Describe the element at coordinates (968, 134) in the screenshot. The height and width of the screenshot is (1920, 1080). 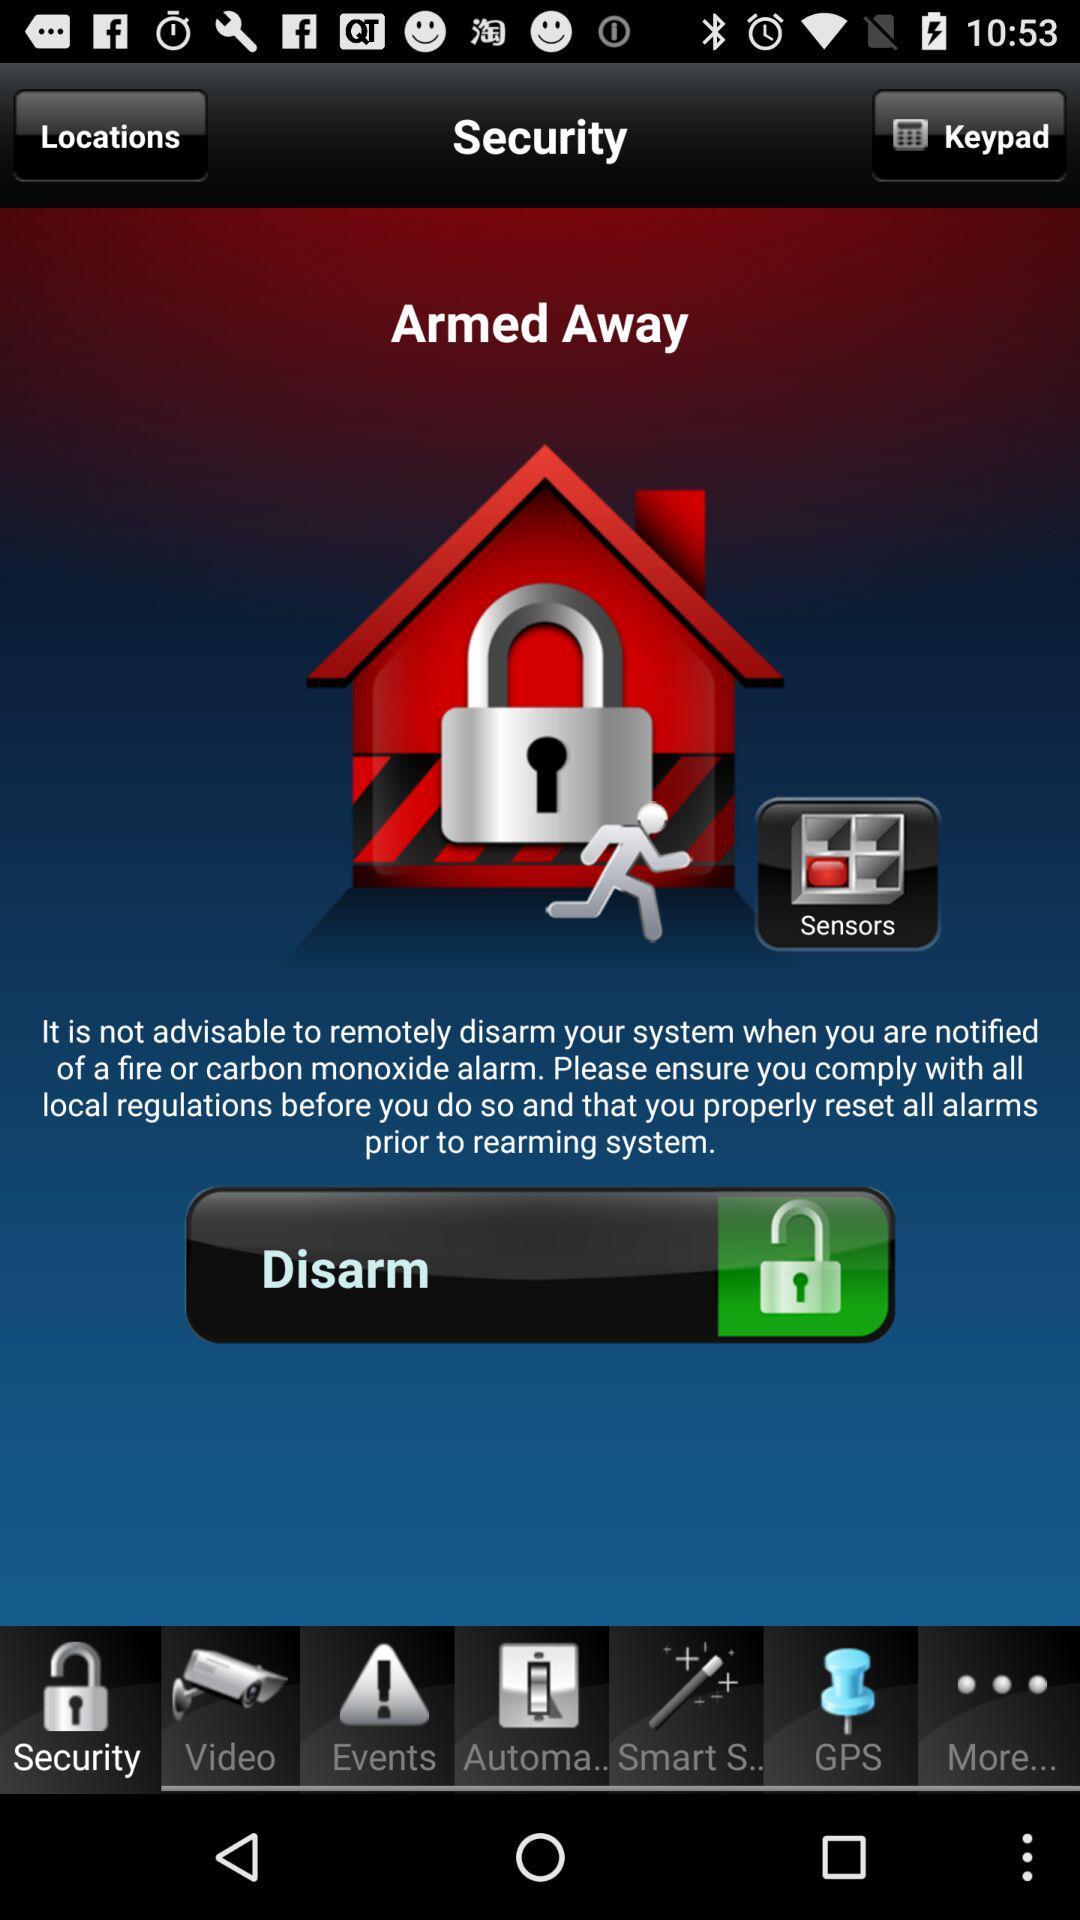
I see `button above the sensors button` at that location.